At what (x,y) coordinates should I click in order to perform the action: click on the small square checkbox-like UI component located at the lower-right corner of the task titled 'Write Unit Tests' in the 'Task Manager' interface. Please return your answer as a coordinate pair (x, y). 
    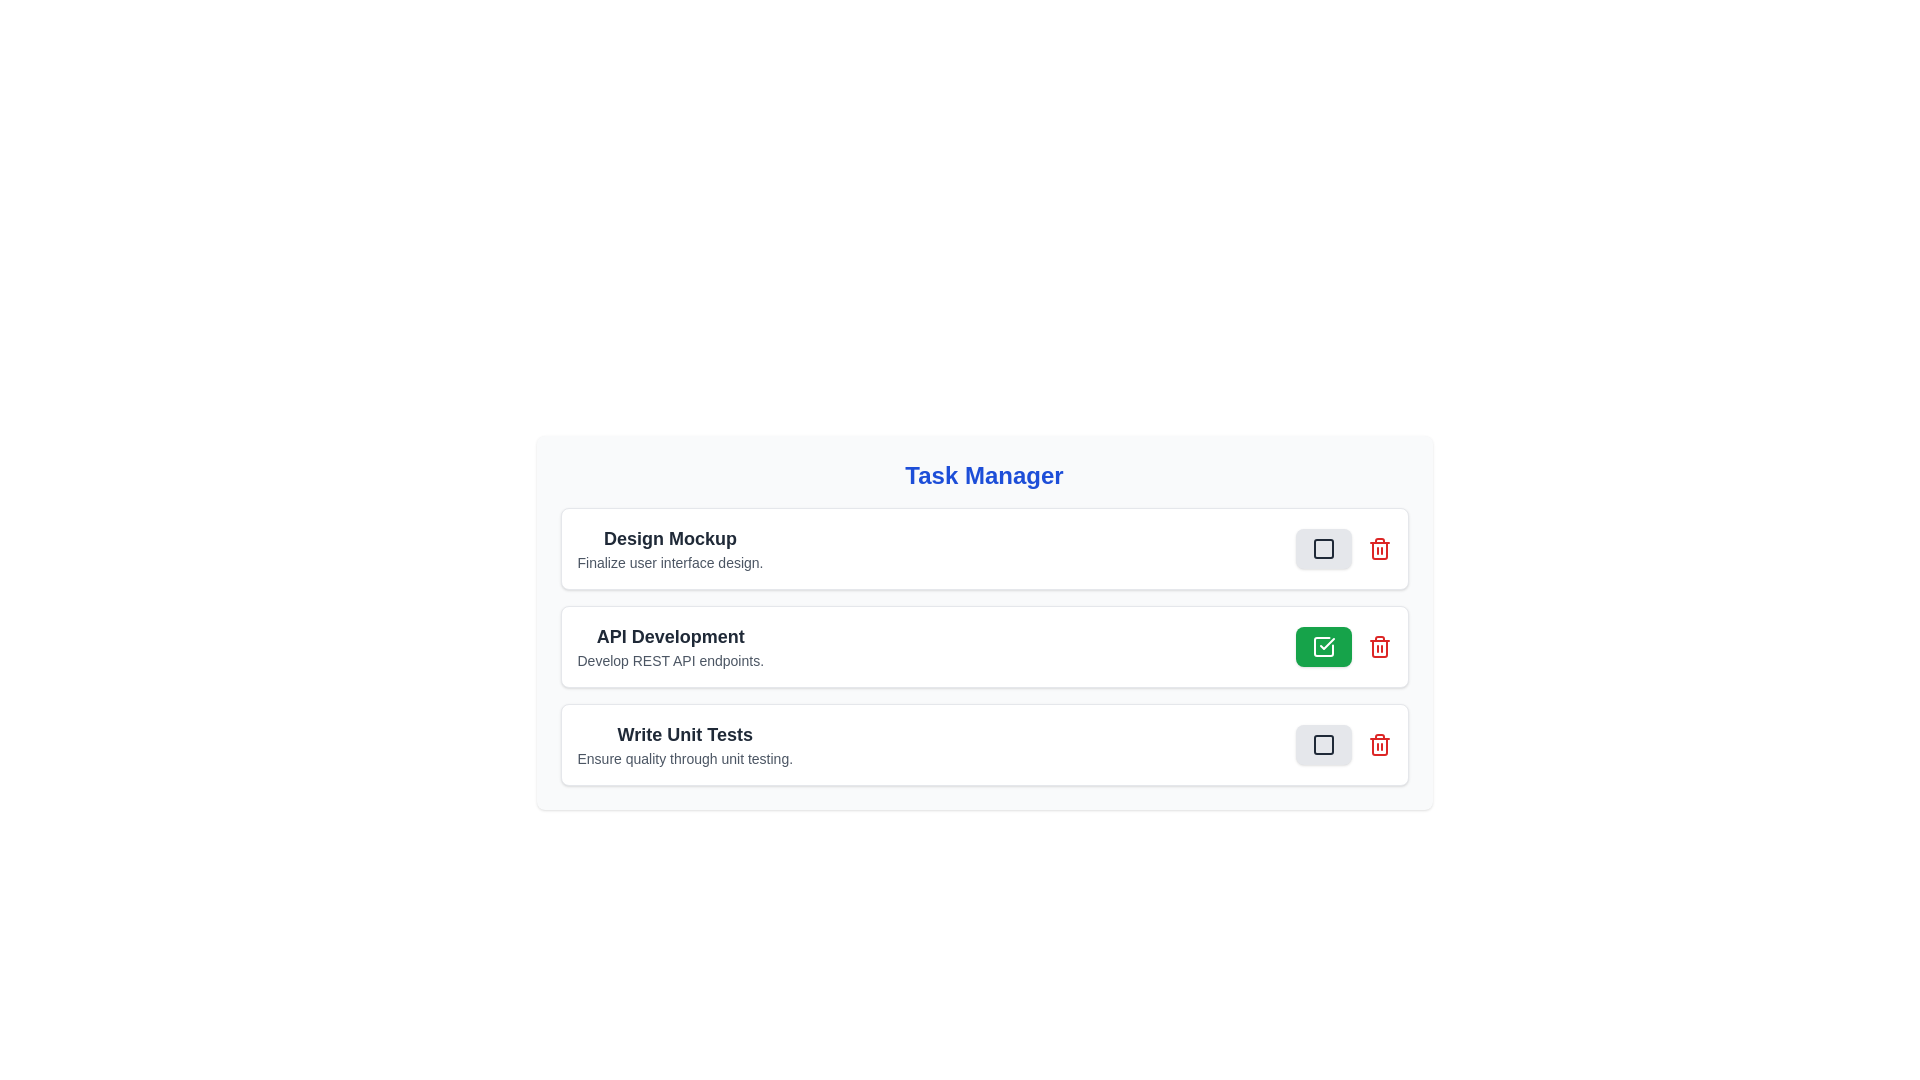
    Looking at the image, I should click on (1323, 744).